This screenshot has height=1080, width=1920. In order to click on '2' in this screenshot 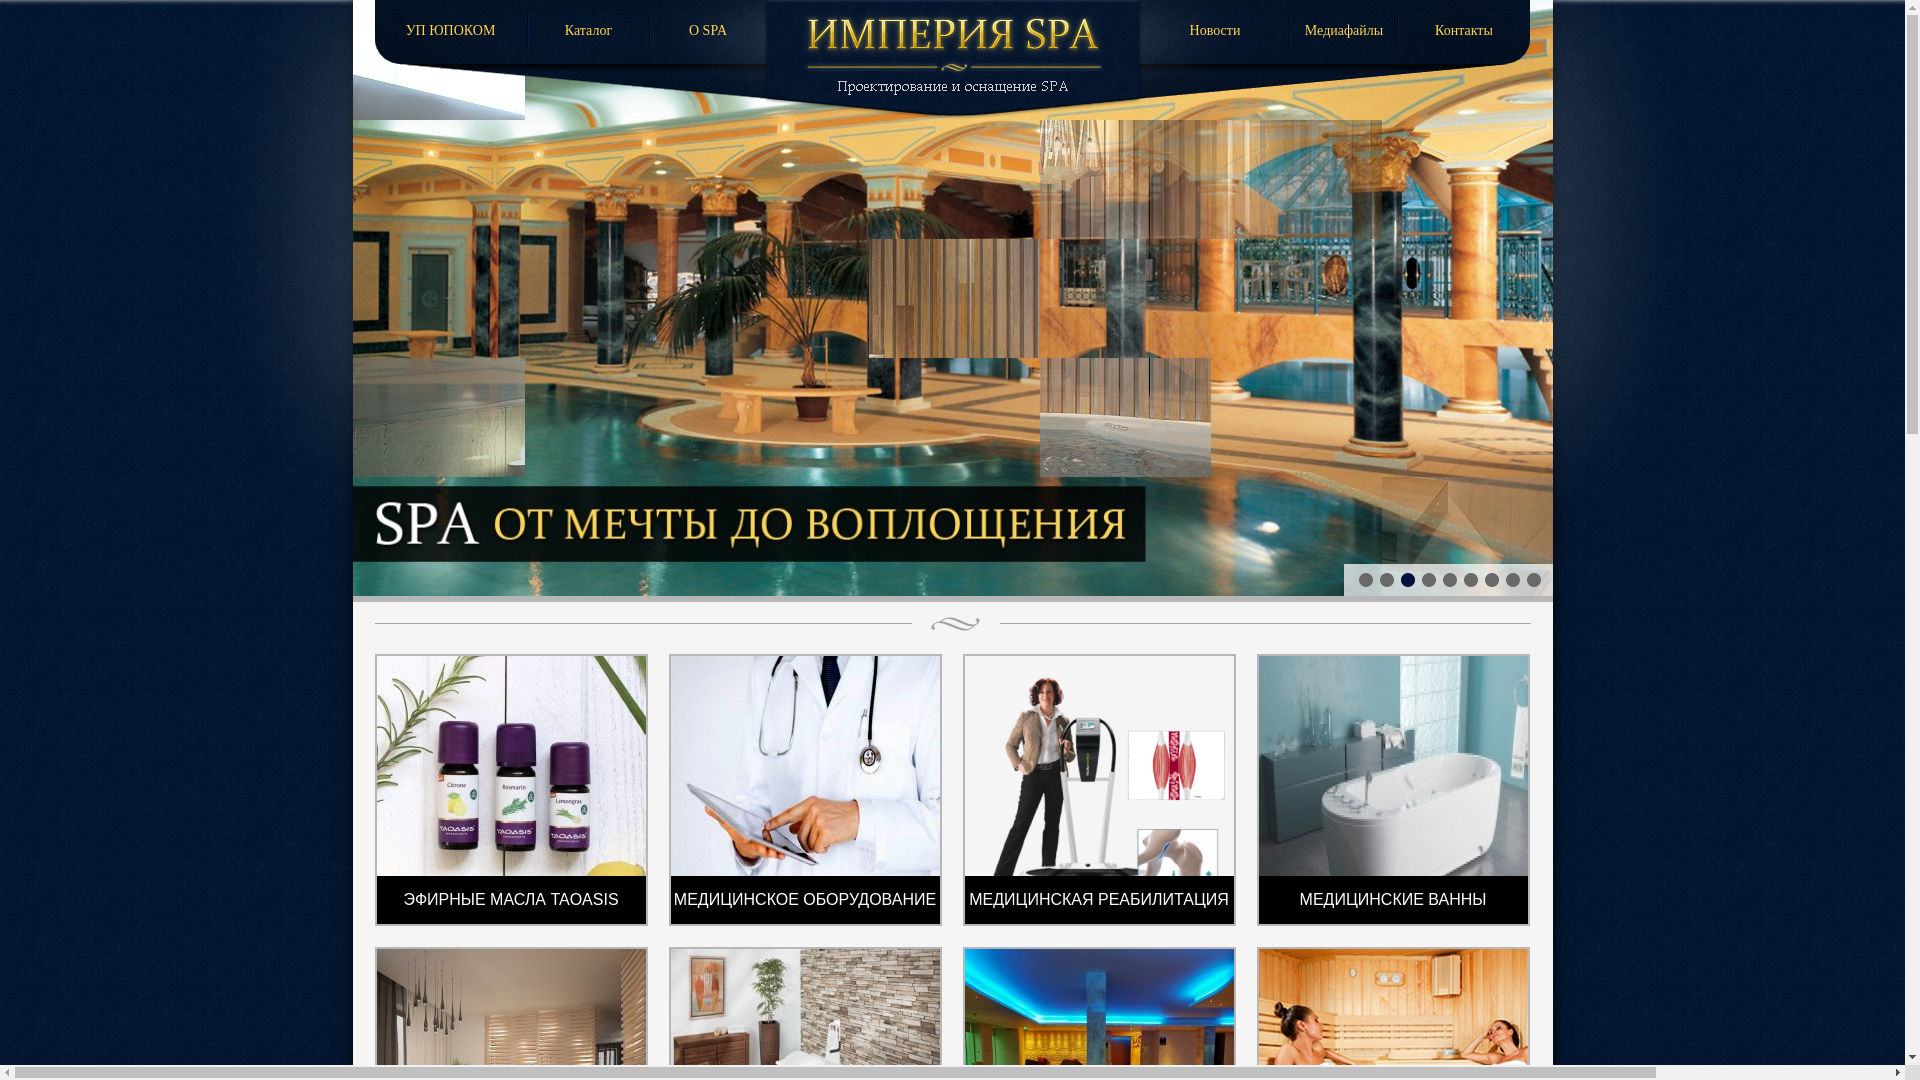, I will do `click(1386, 579)`.